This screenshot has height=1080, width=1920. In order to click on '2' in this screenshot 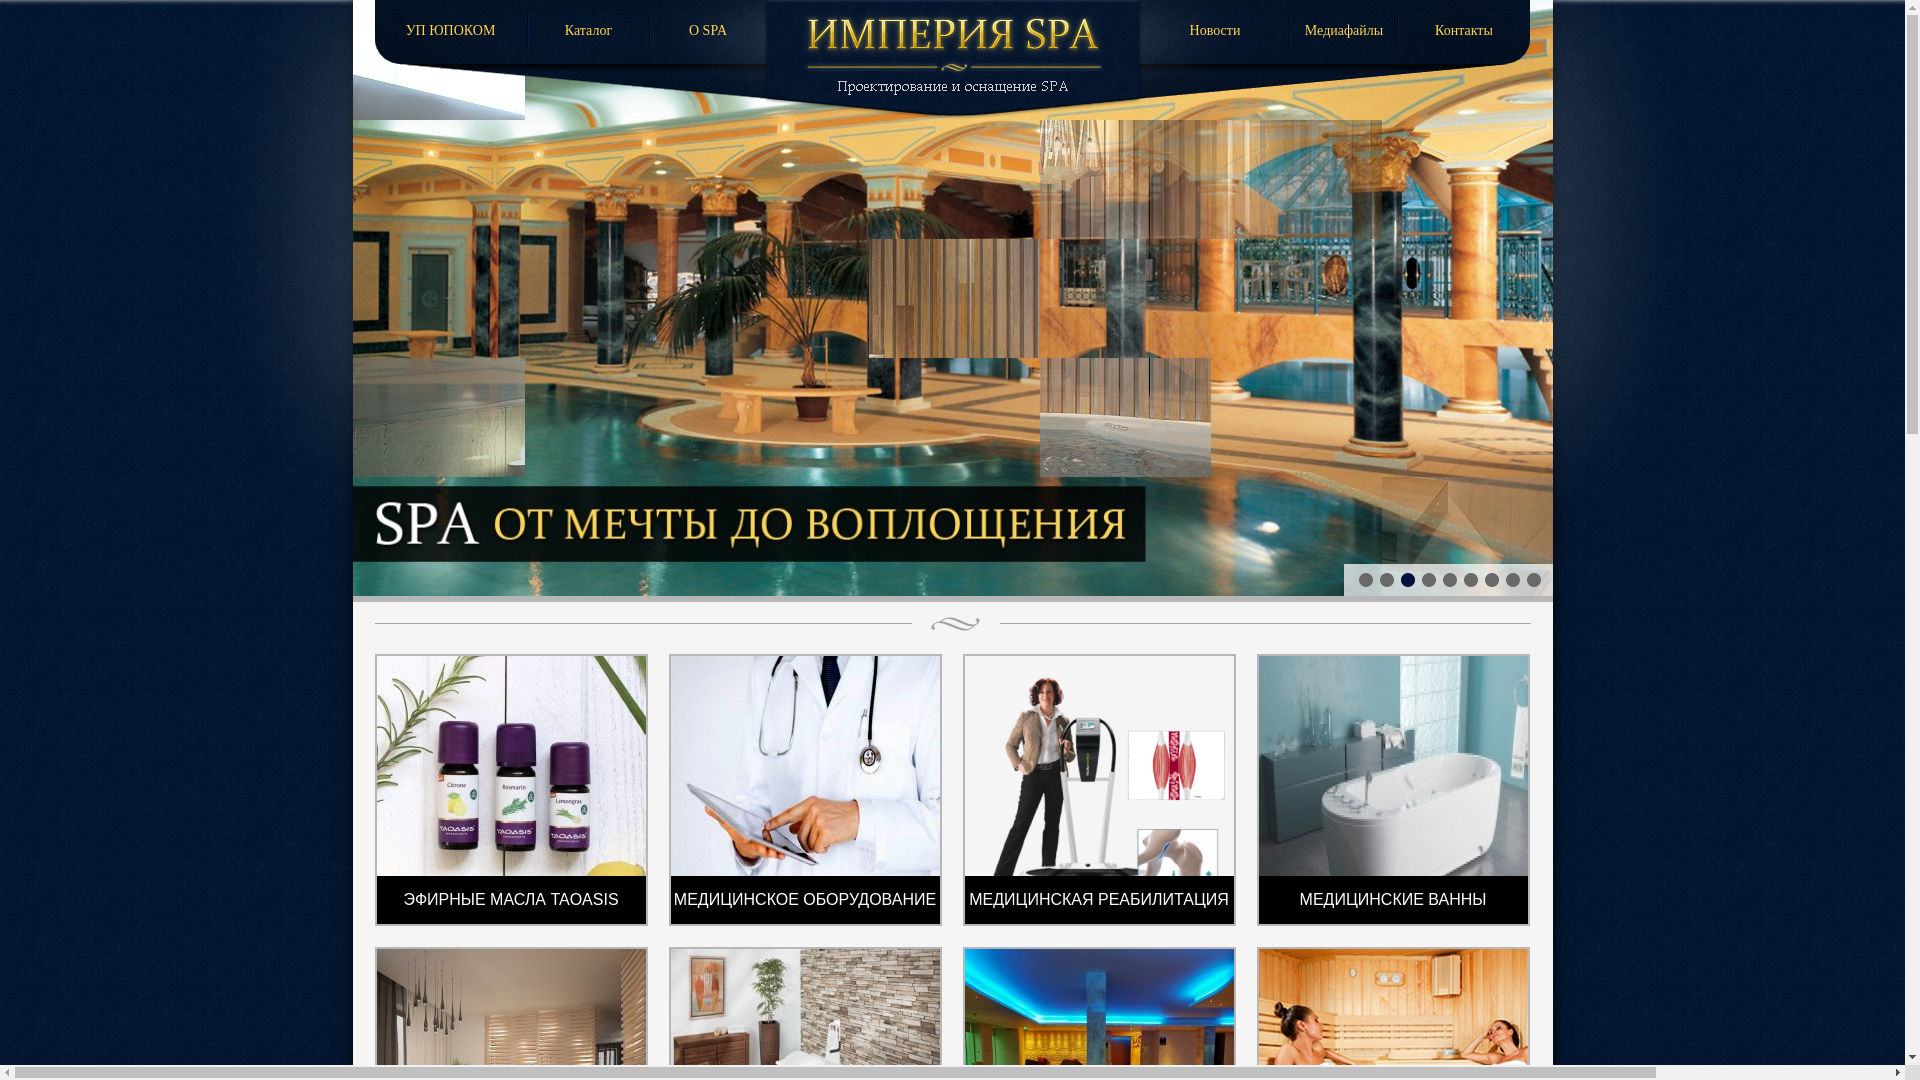, I will do `click(1386, 579)`.